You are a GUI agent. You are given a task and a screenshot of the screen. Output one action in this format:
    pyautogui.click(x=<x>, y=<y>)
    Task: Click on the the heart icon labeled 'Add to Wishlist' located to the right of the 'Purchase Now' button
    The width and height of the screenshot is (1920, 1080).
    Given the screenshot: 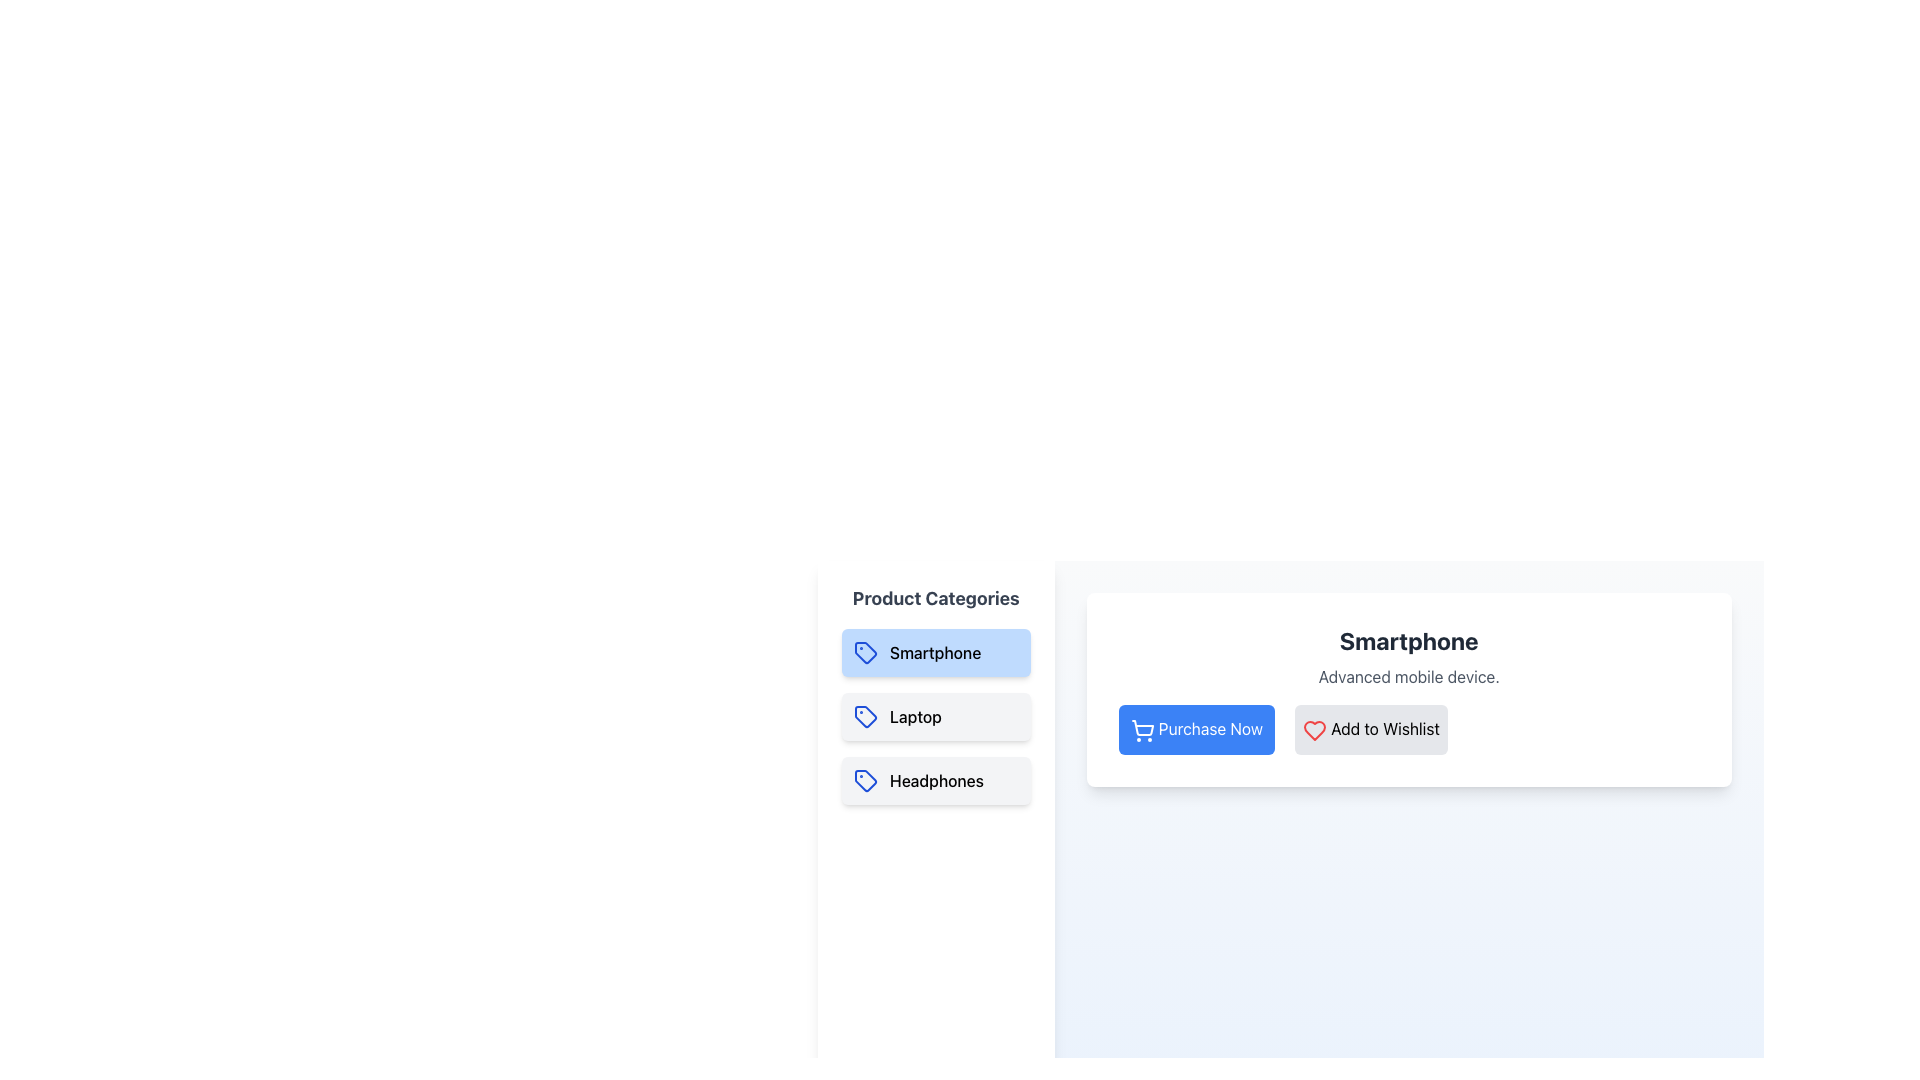 What is the action you would take?
    pyautogui.click(x=1315, y=730)
    